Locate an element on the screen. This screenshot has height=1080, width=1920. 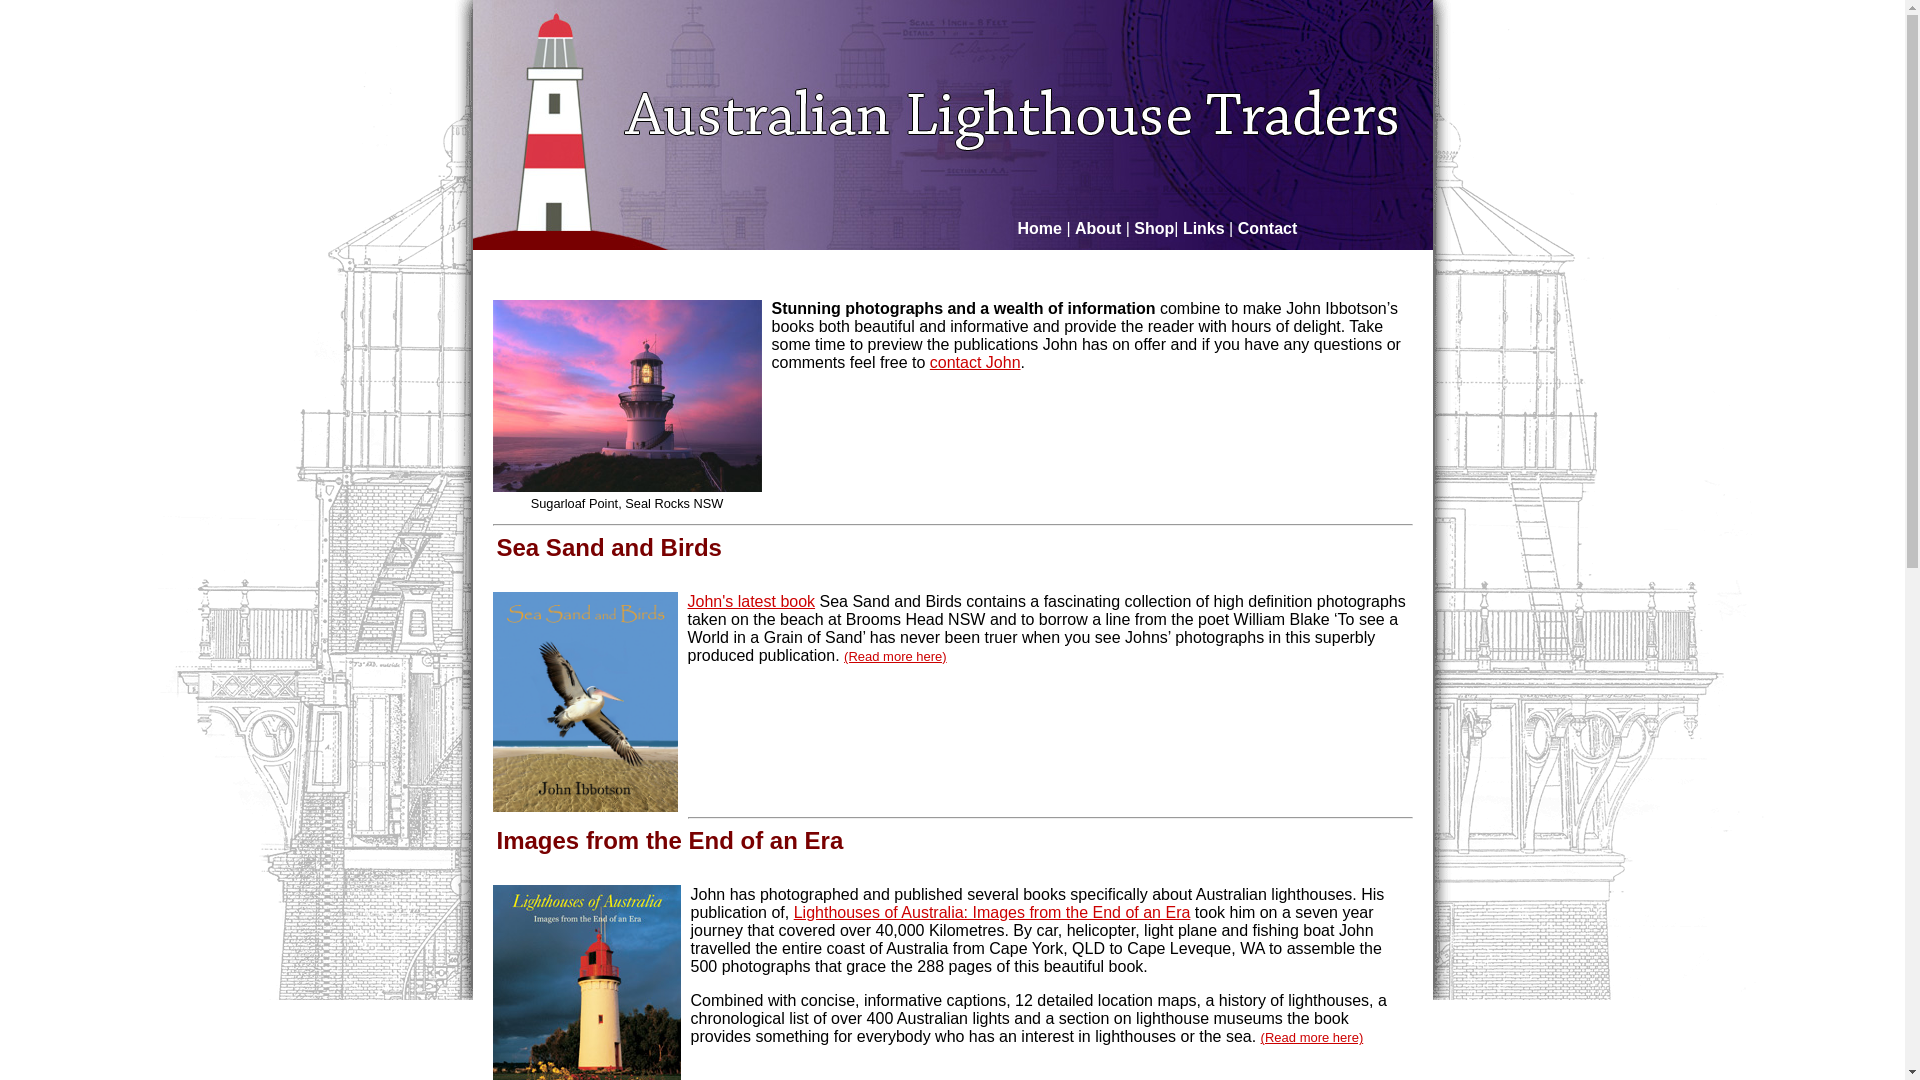
'Shop' is located at coordinates (1153, 227).